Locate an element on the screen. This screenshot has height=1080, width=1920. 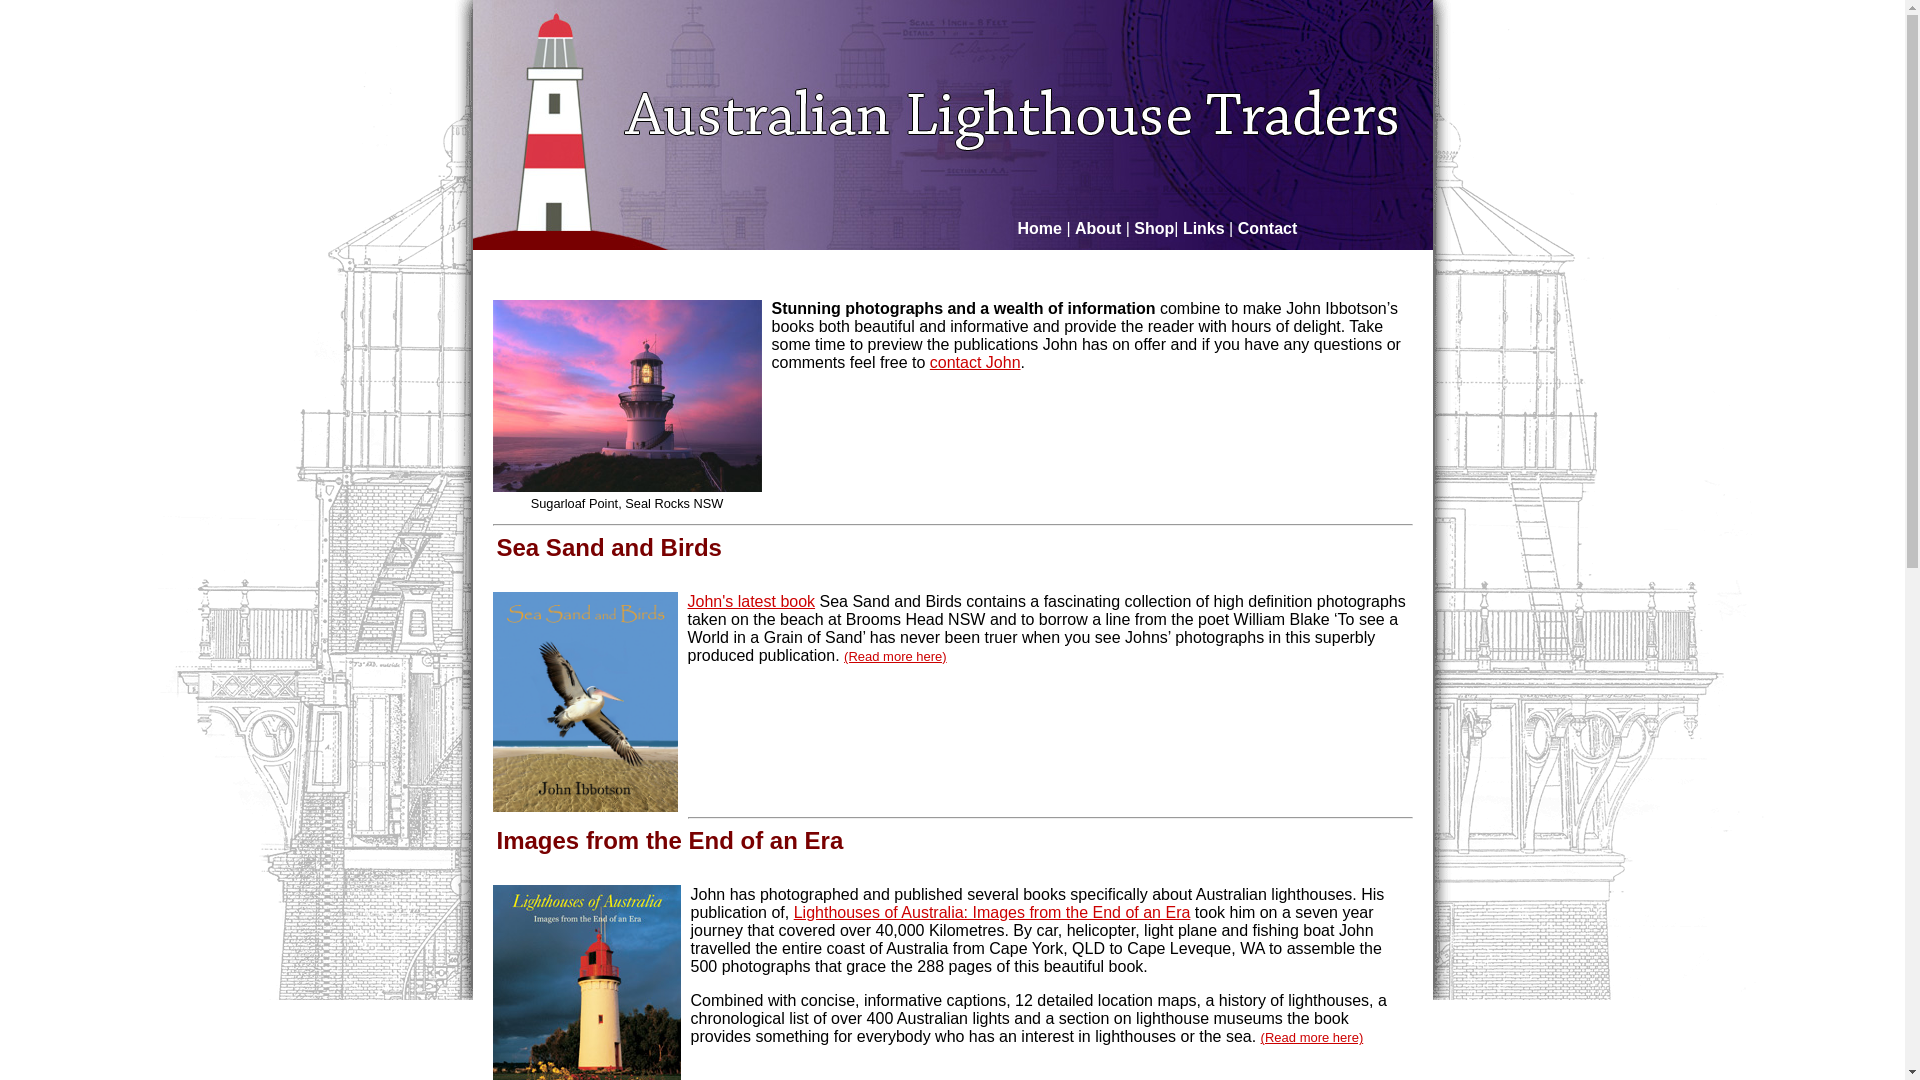
'Shop' is located at coordinates (1153, 227).